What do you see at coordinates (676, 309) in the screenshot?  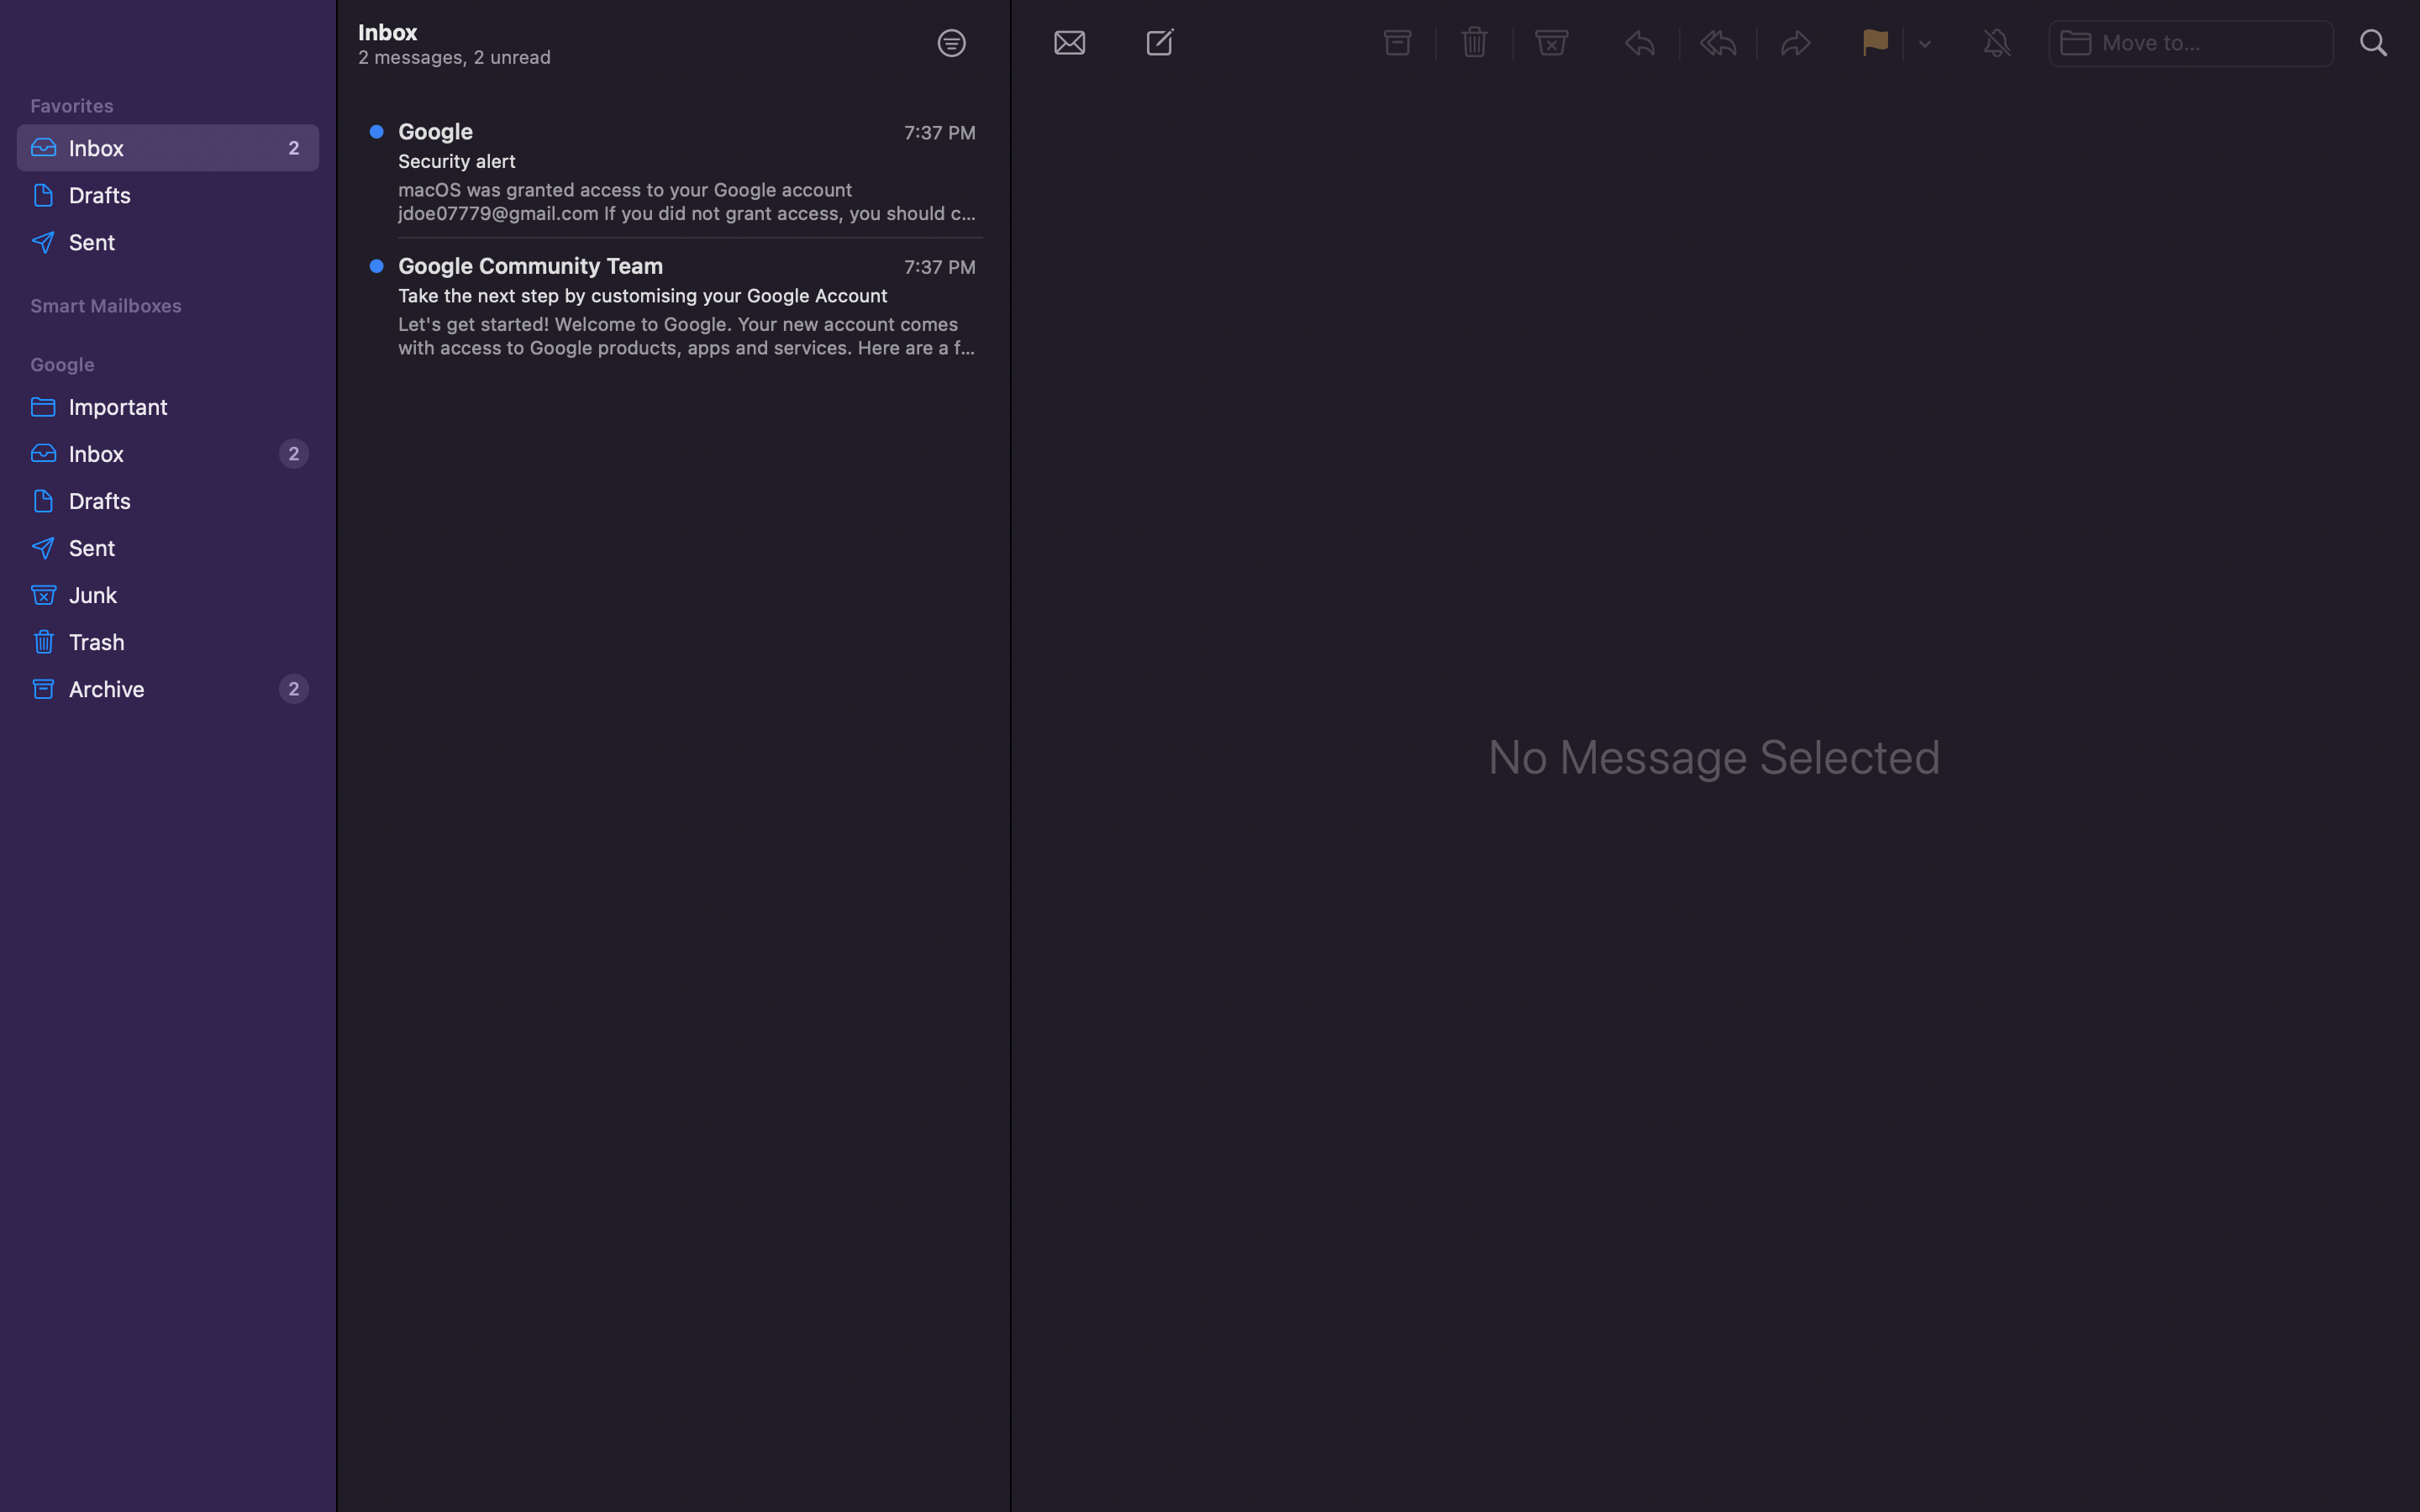 I see `Click option to reply to all recipients of the second mail` at bounding box center [676, 309].